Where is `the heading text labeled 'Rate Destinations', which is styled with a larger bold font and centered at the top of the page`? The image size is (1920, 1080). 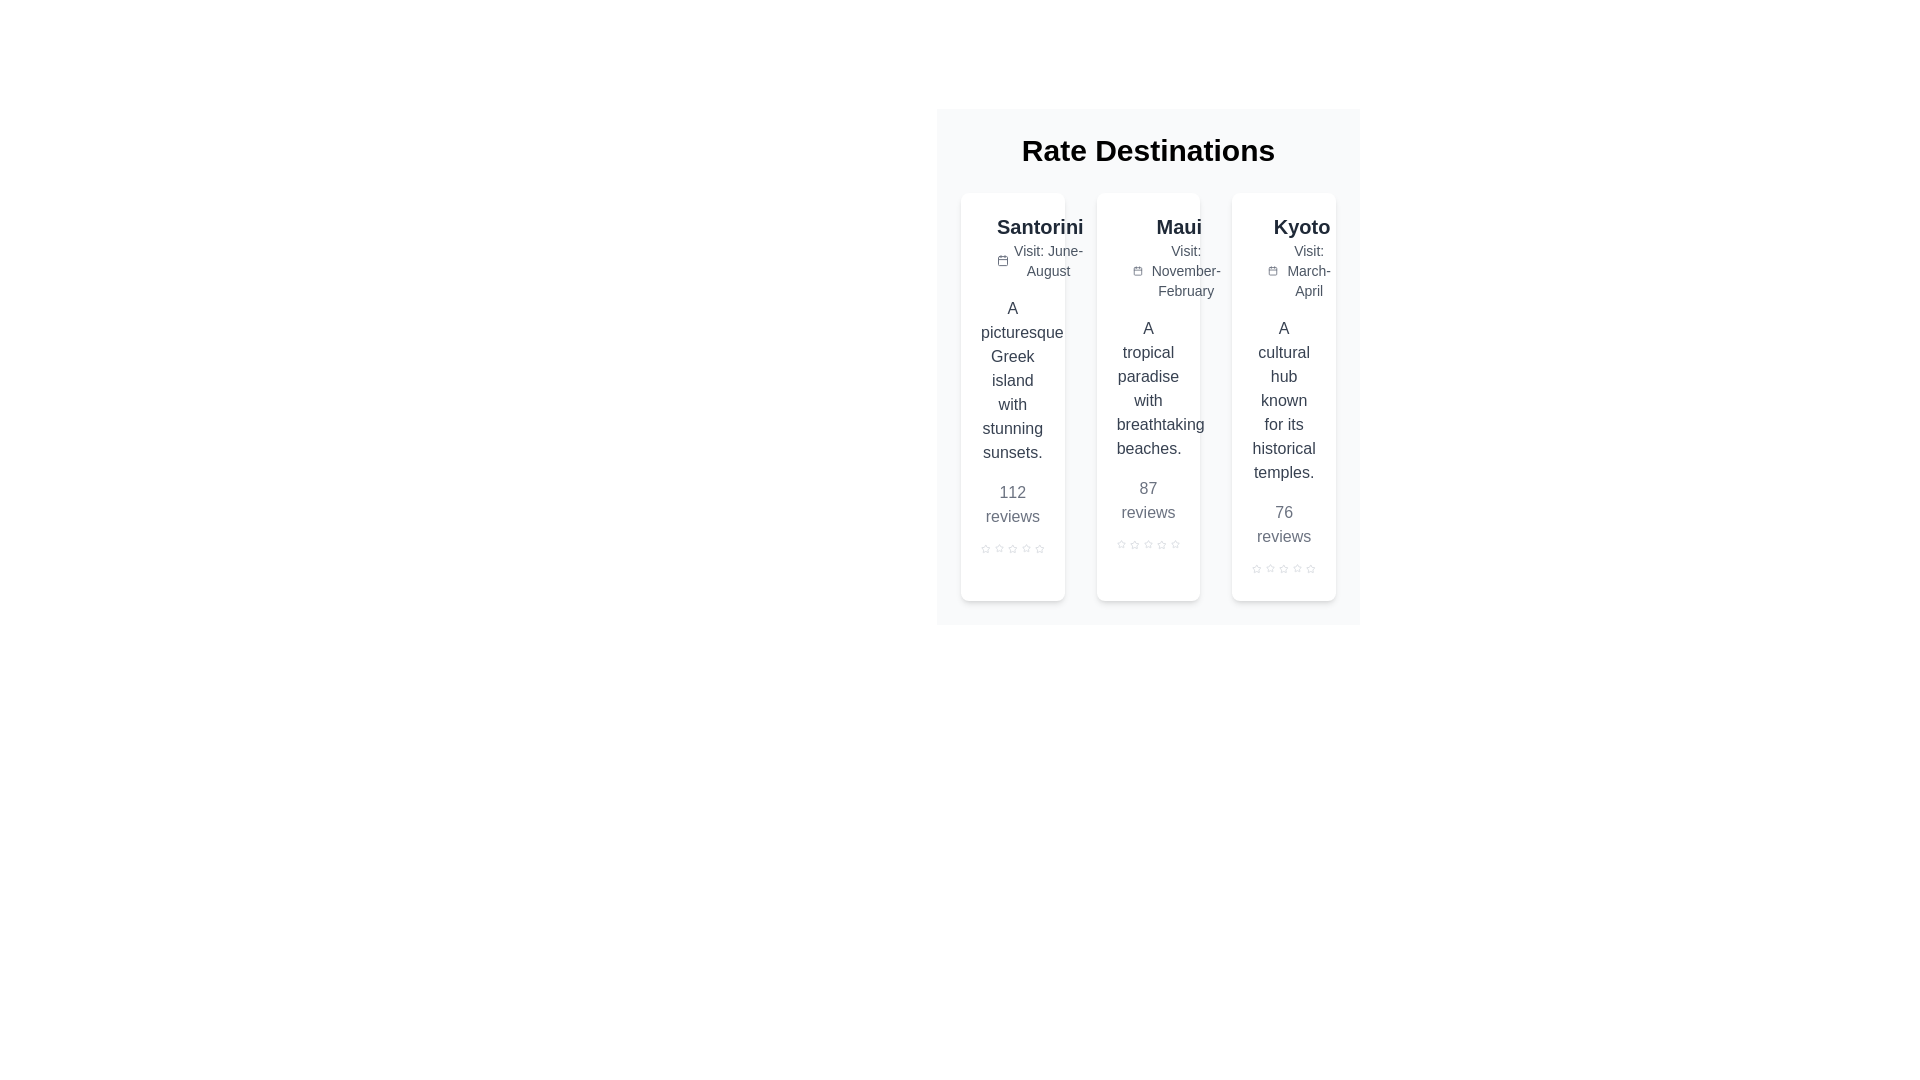 the heading text labeled 'Rate Destinations', which is styled with a larger bold font and centered at the top of the page is located at coordinates (1148, 149).